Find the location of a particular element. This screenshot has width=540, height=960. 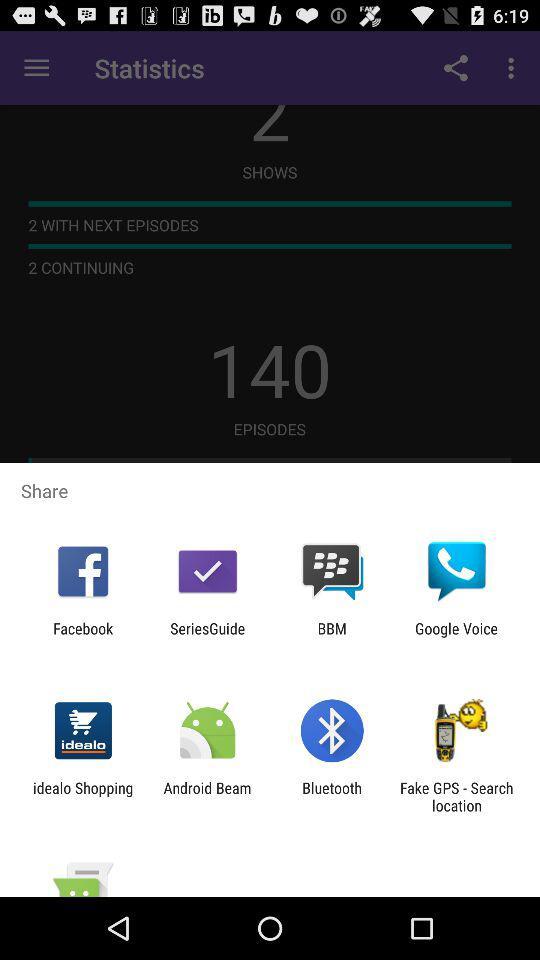

item to the left of android beam is located at coordinates (82, 796).